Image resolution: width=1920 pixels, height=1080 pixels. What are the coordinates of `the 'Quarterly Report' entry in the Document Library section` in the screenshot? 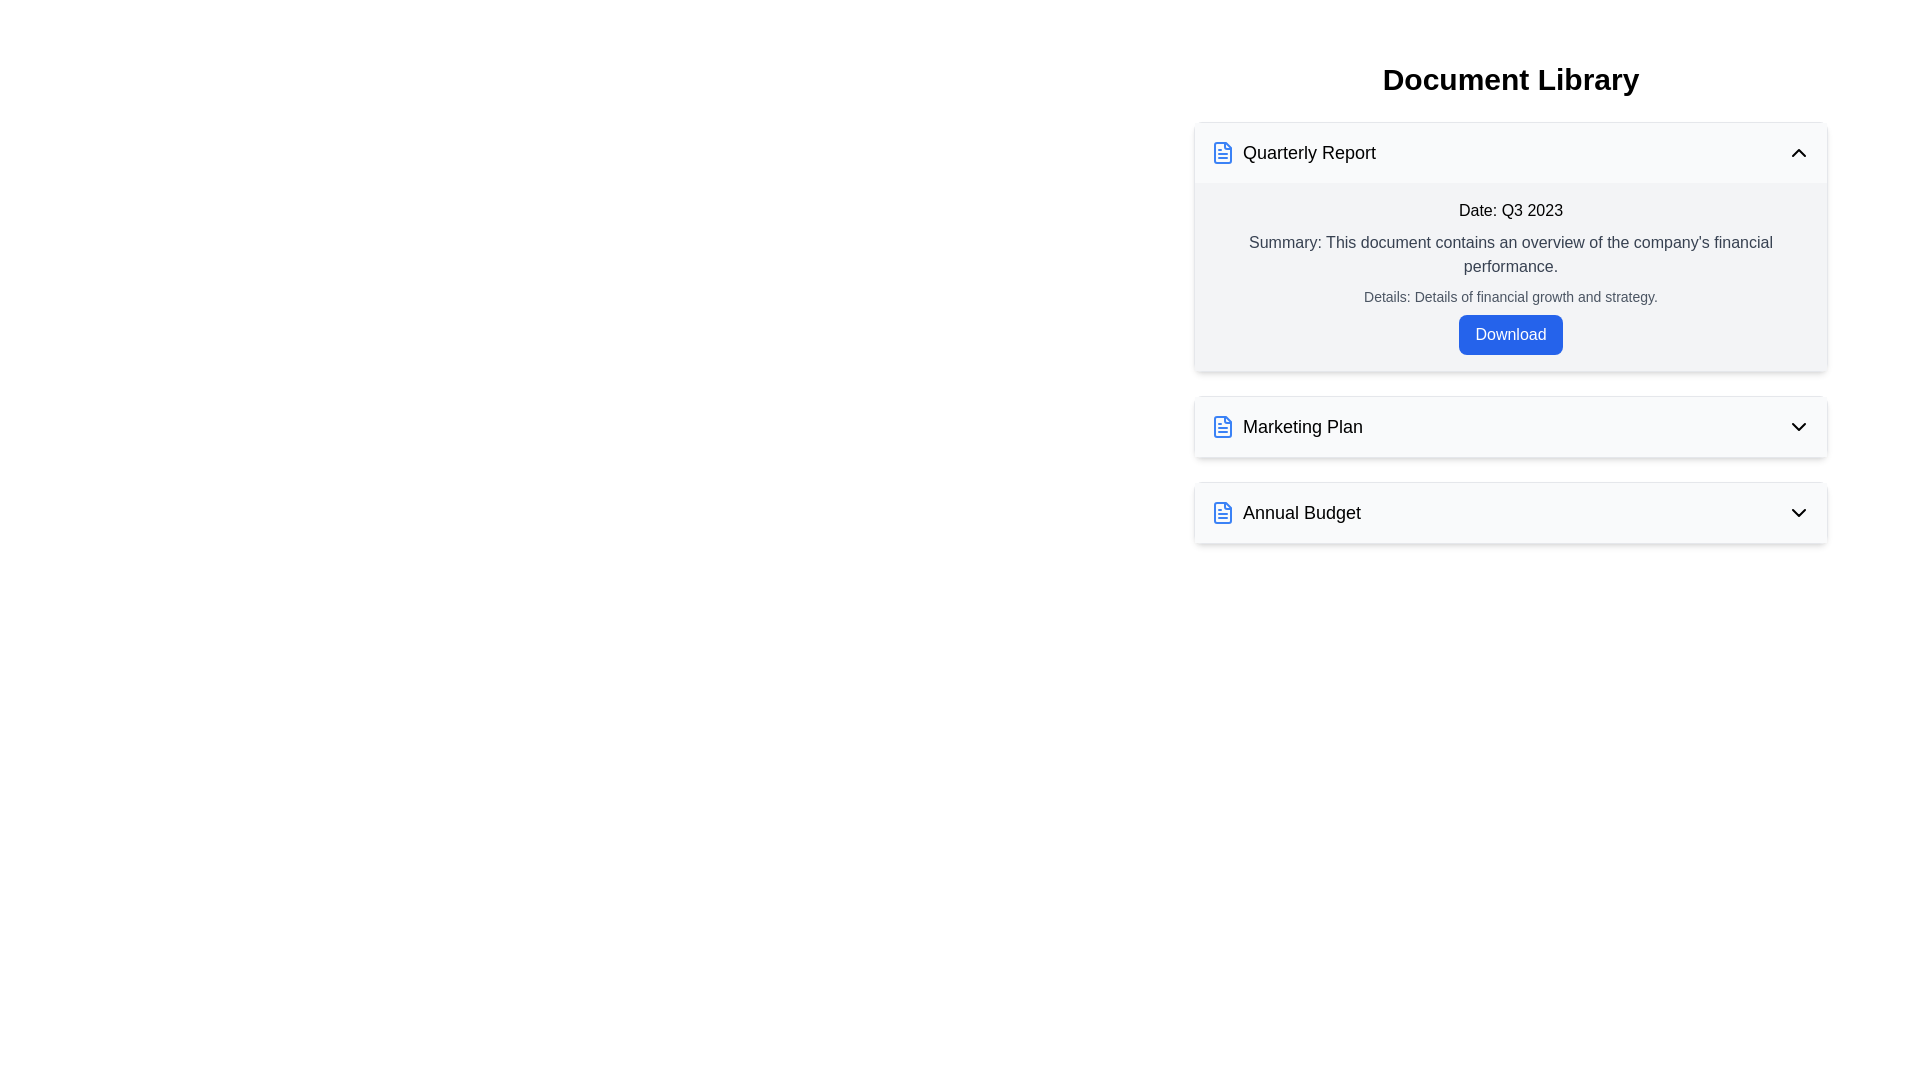 It's located at (1511, 331).